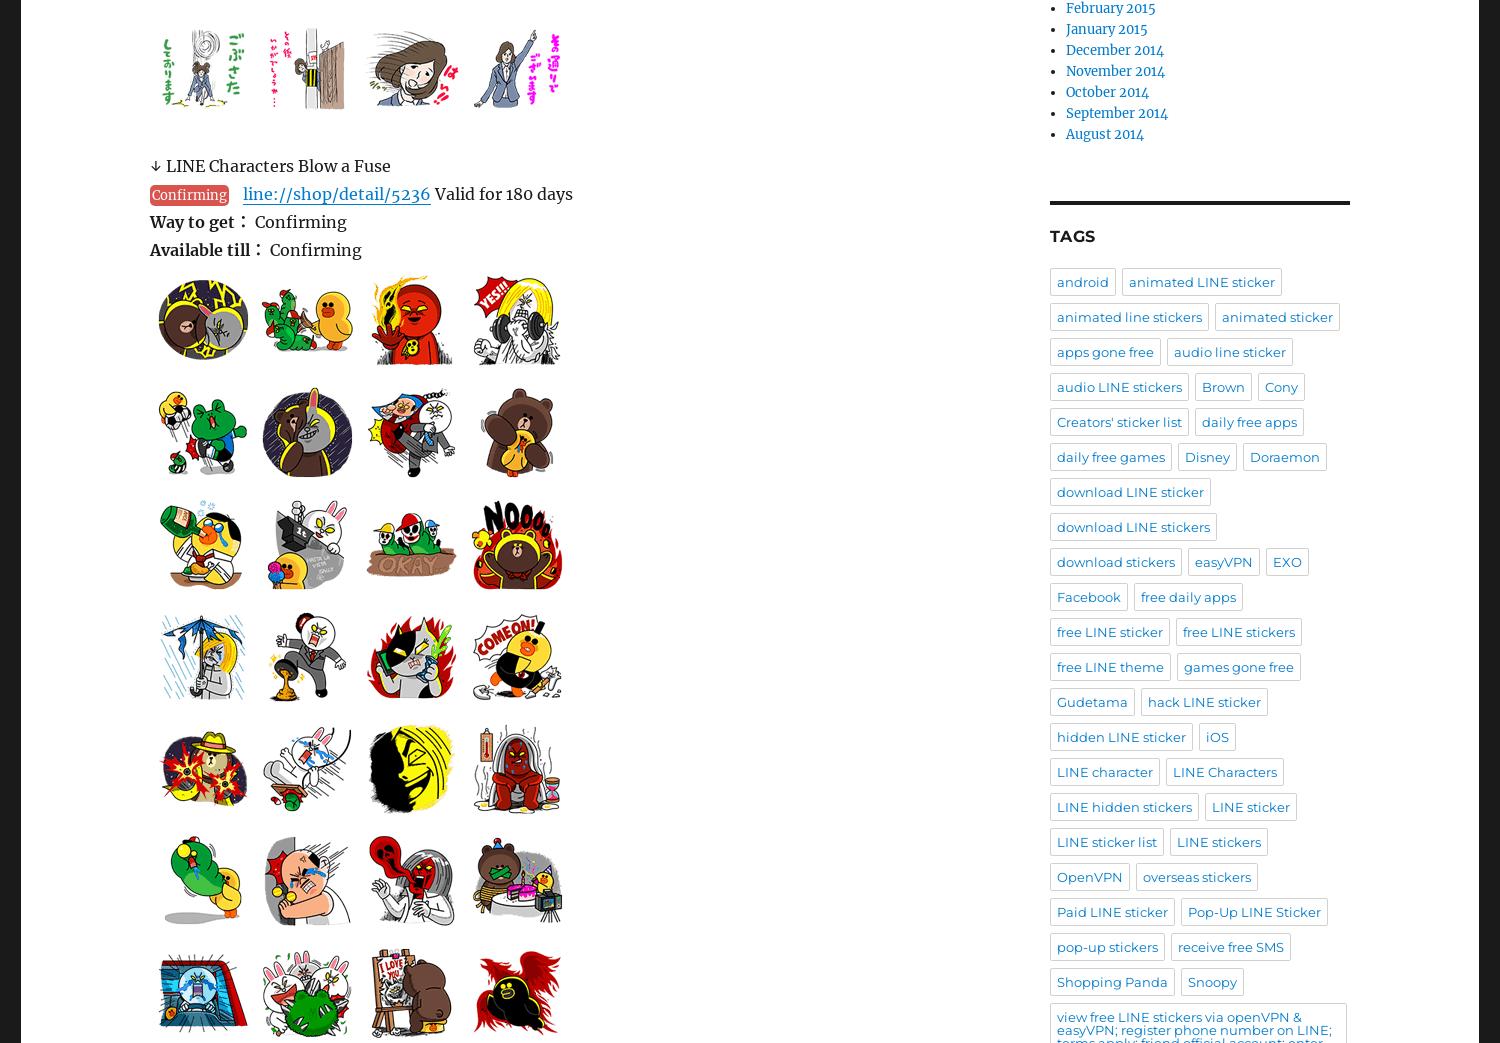 Image resolution: width=1500 pixels, height=1043 pixels. What do you see at coordinates (1106, 945) in the screenshot?
I see `'pop-up stickers'` at bounding box center [1106, 945].